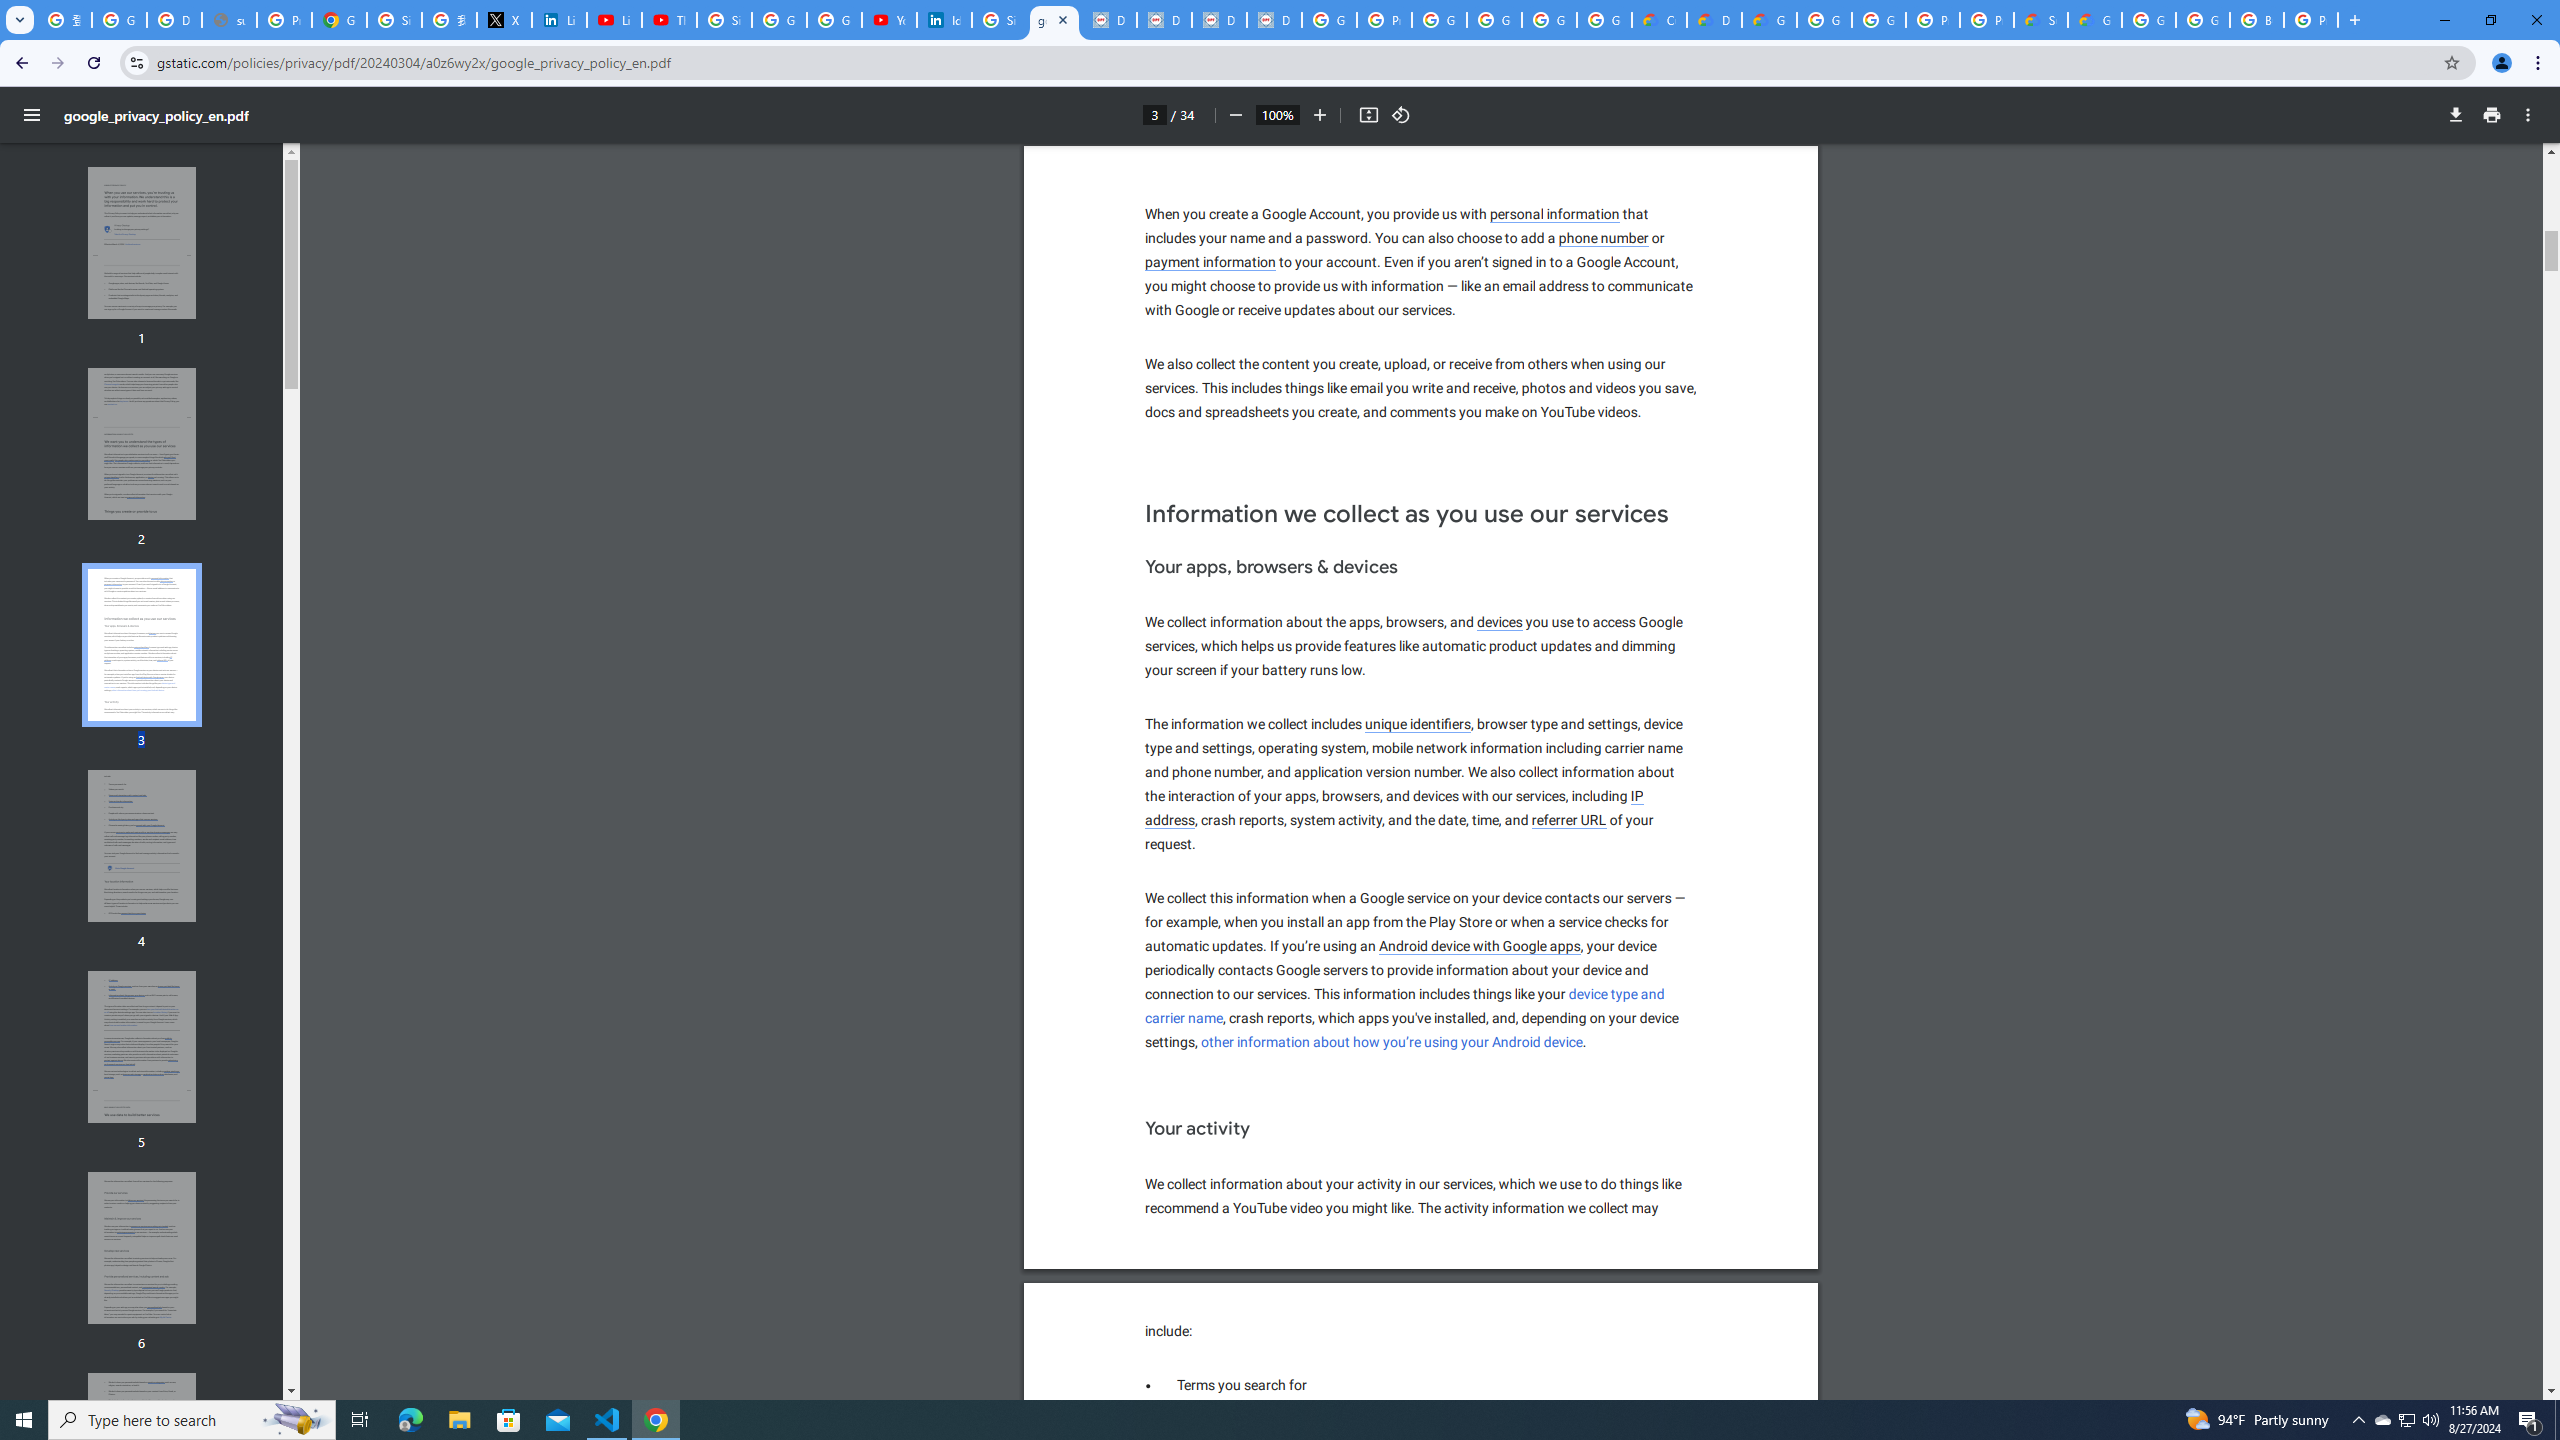 The width and height of the screenshot is (2560, 1440). Describe the element at coordinates (1153, 114) in the screenshot. I see `'Page number'` at that location.